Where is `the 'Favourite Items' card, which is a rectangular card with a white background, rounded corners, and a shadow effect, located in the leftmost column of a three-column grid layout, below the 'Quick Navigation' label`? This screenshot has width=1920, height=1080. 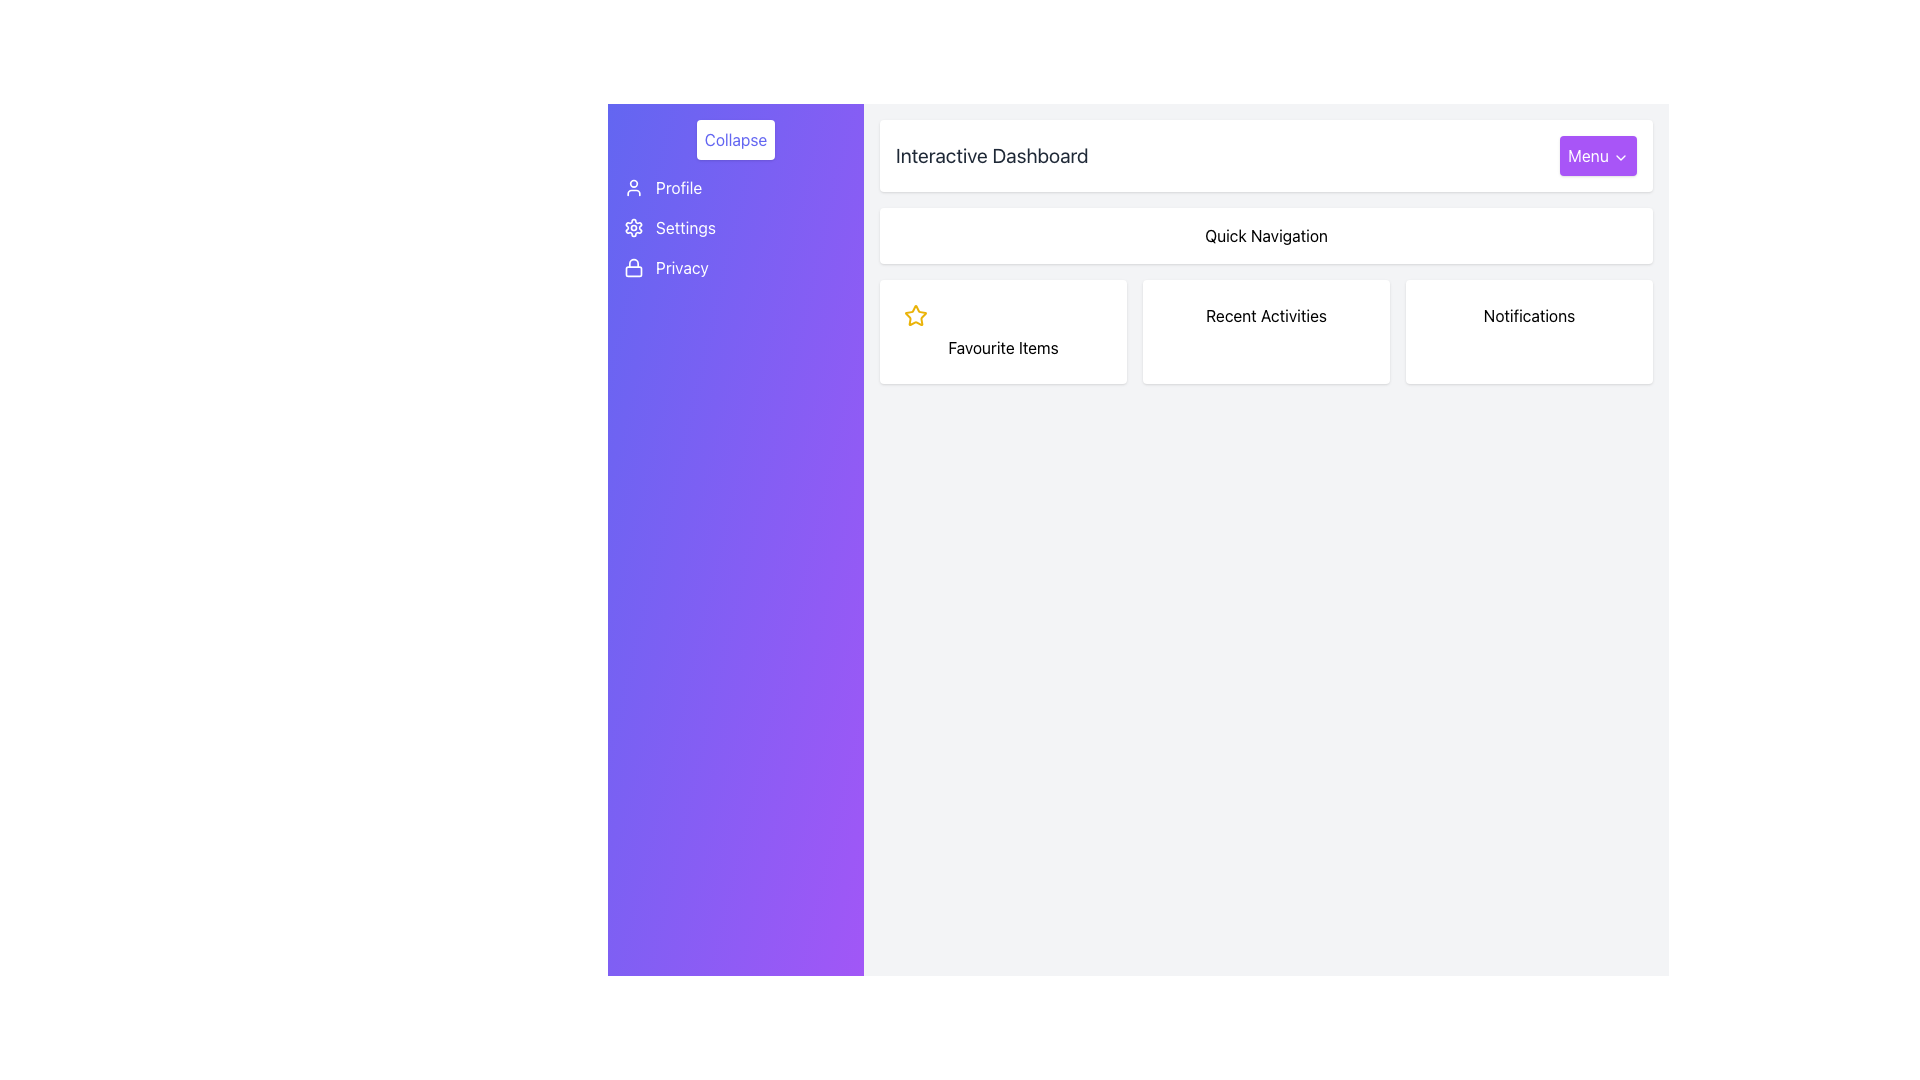
the 'Favourite Items' card, which is a rectangular card with a white background, rounded corners, and a shadow effect, located in the leftmost column of a three-column grid layout, below the 'Quick Navigation' label is located at coordinates (1003, 330).